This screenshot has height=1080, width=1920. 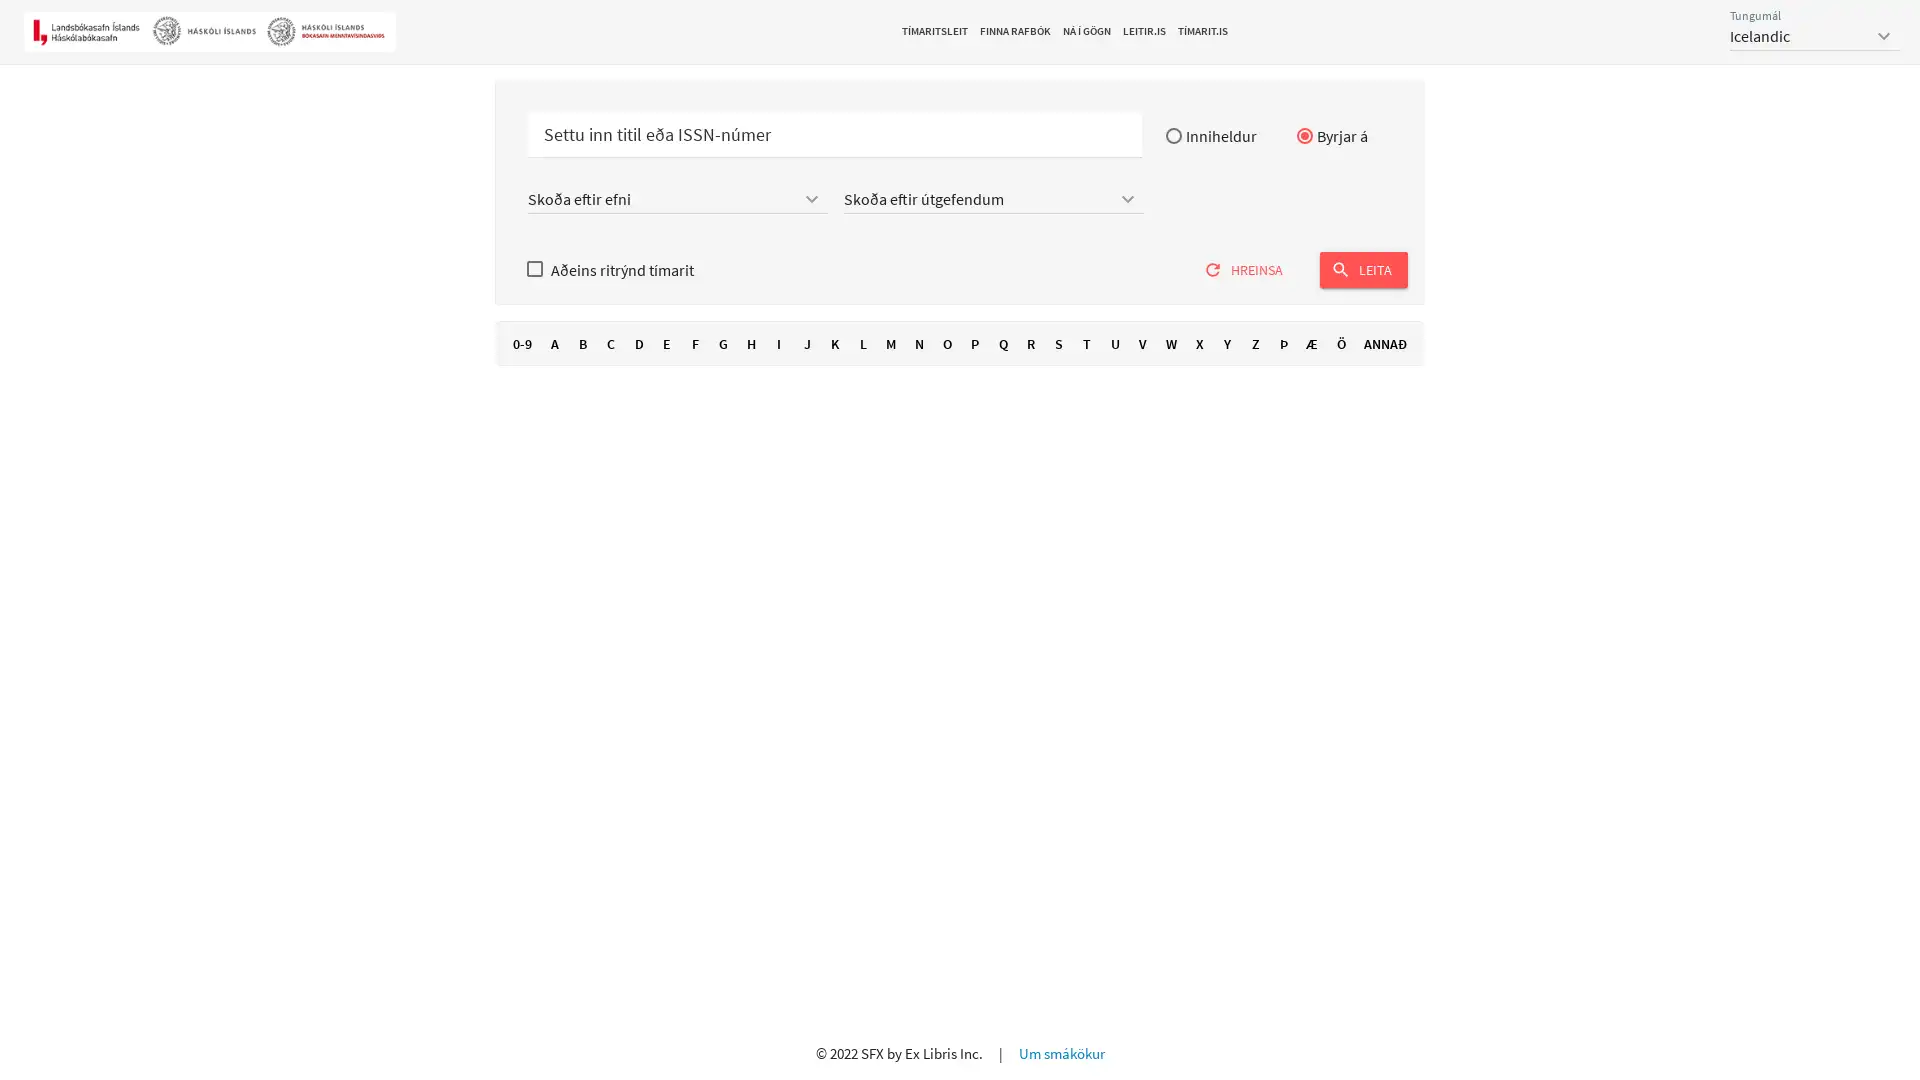 I want to click on O, so click(x=945, y=342).